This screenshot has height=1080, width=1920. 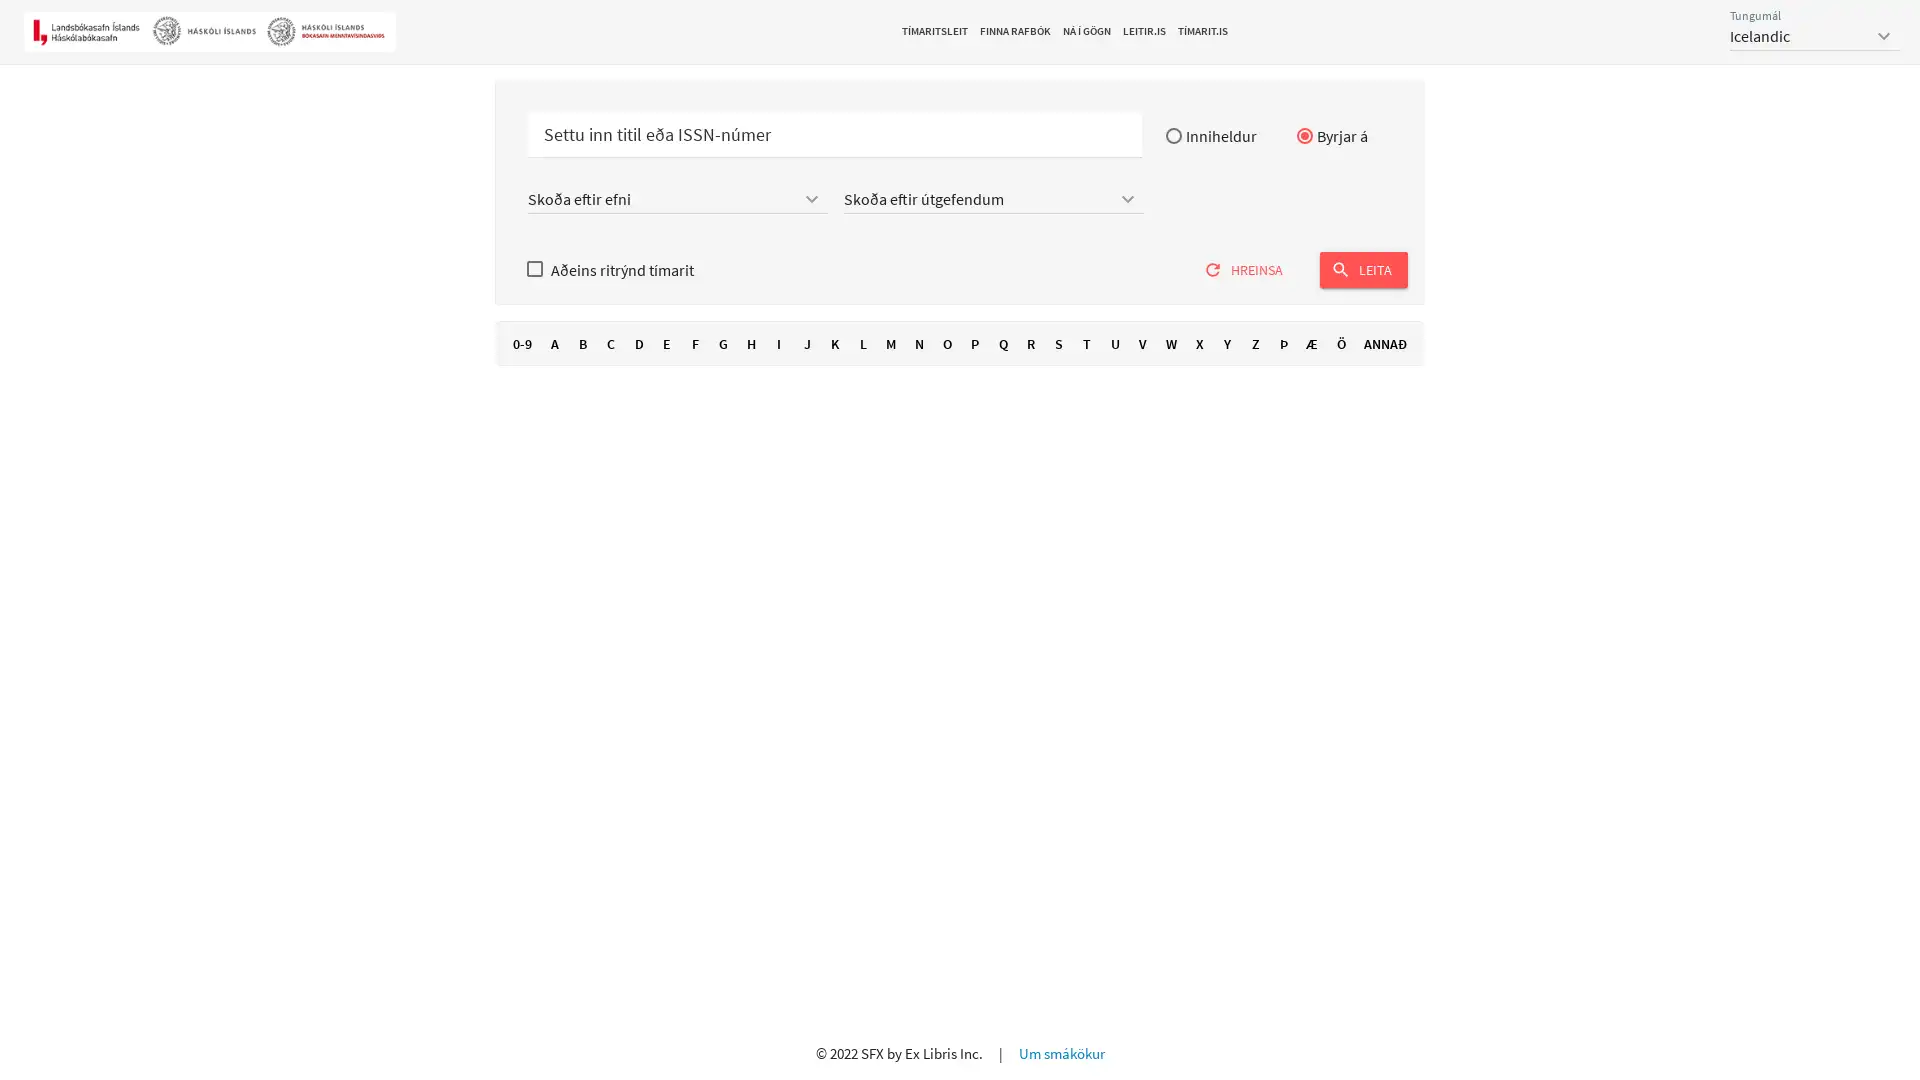 I want to click on O, so click(x=945, y=342).